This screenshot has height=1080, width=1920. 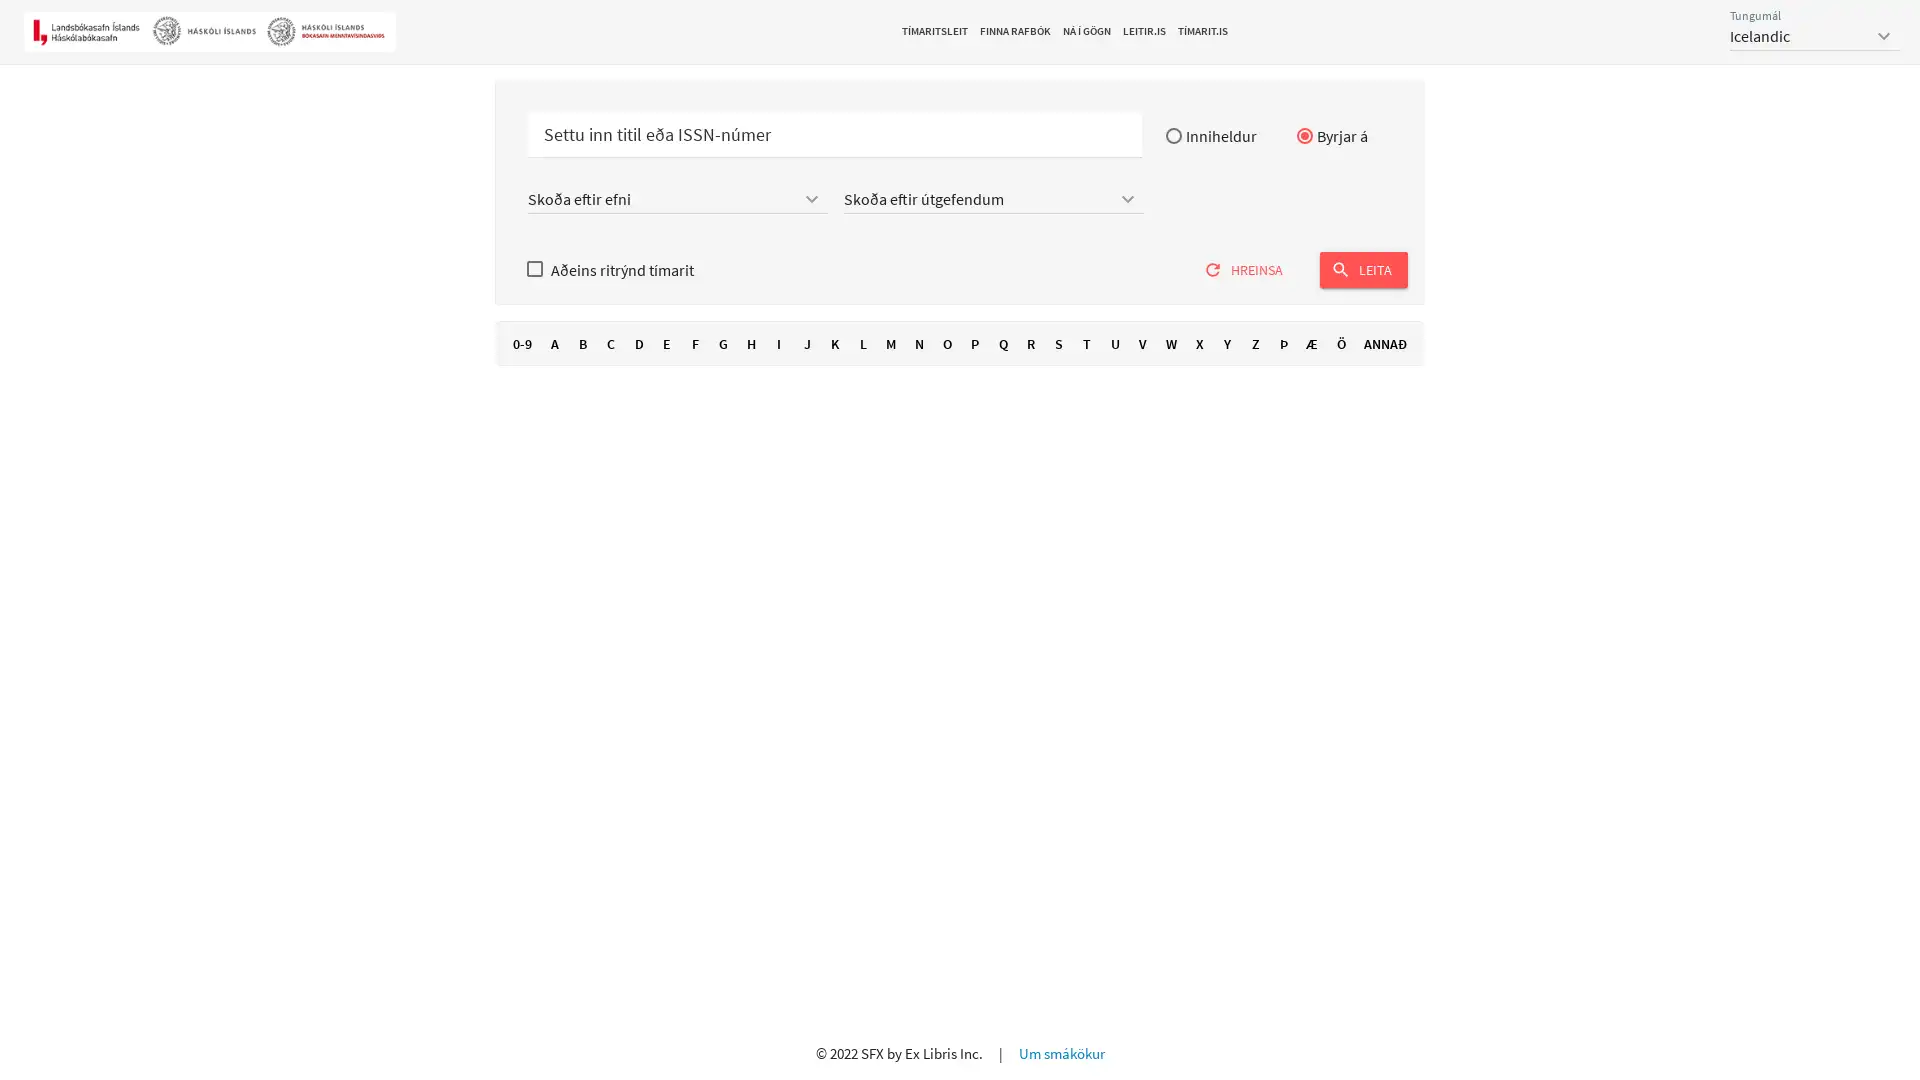 I want to click on O, so click(x=945, y=342).